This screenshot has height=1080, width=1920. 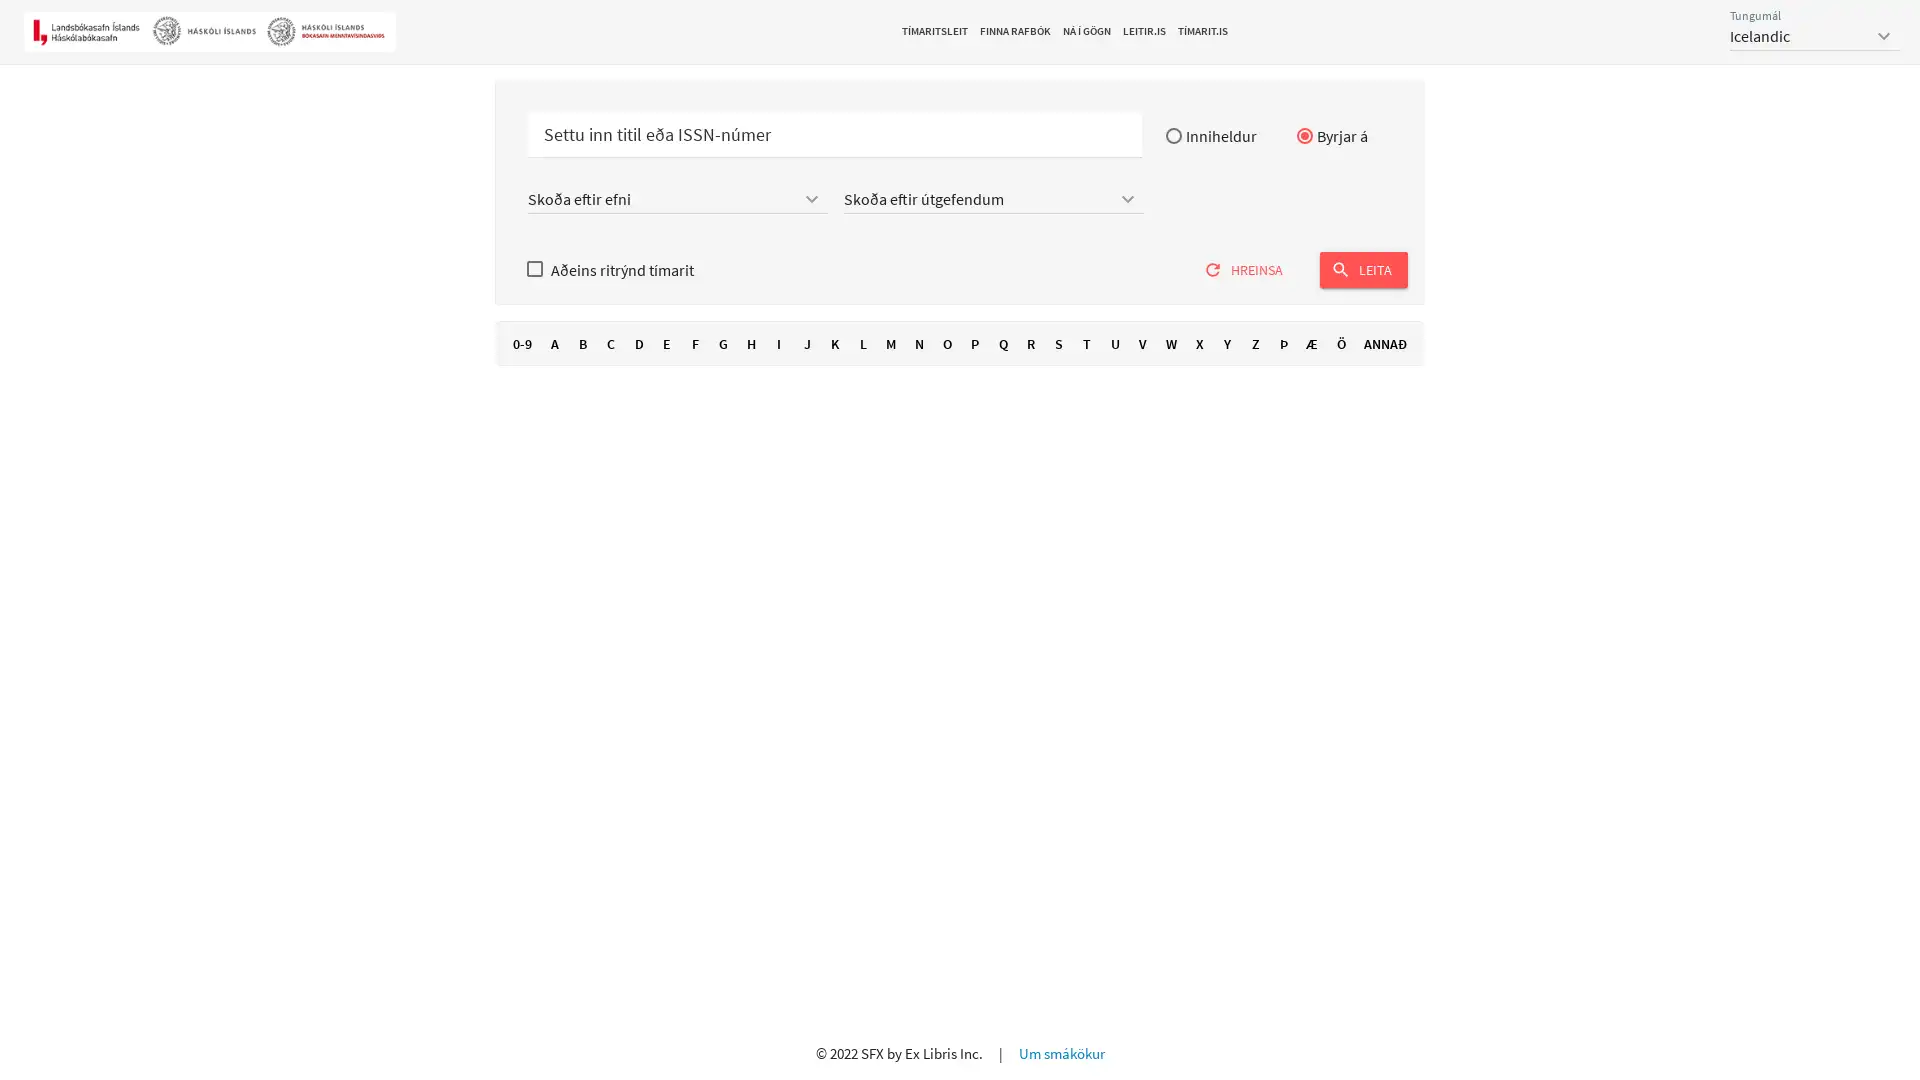 I want to click on O, so click(x=945, y=342).